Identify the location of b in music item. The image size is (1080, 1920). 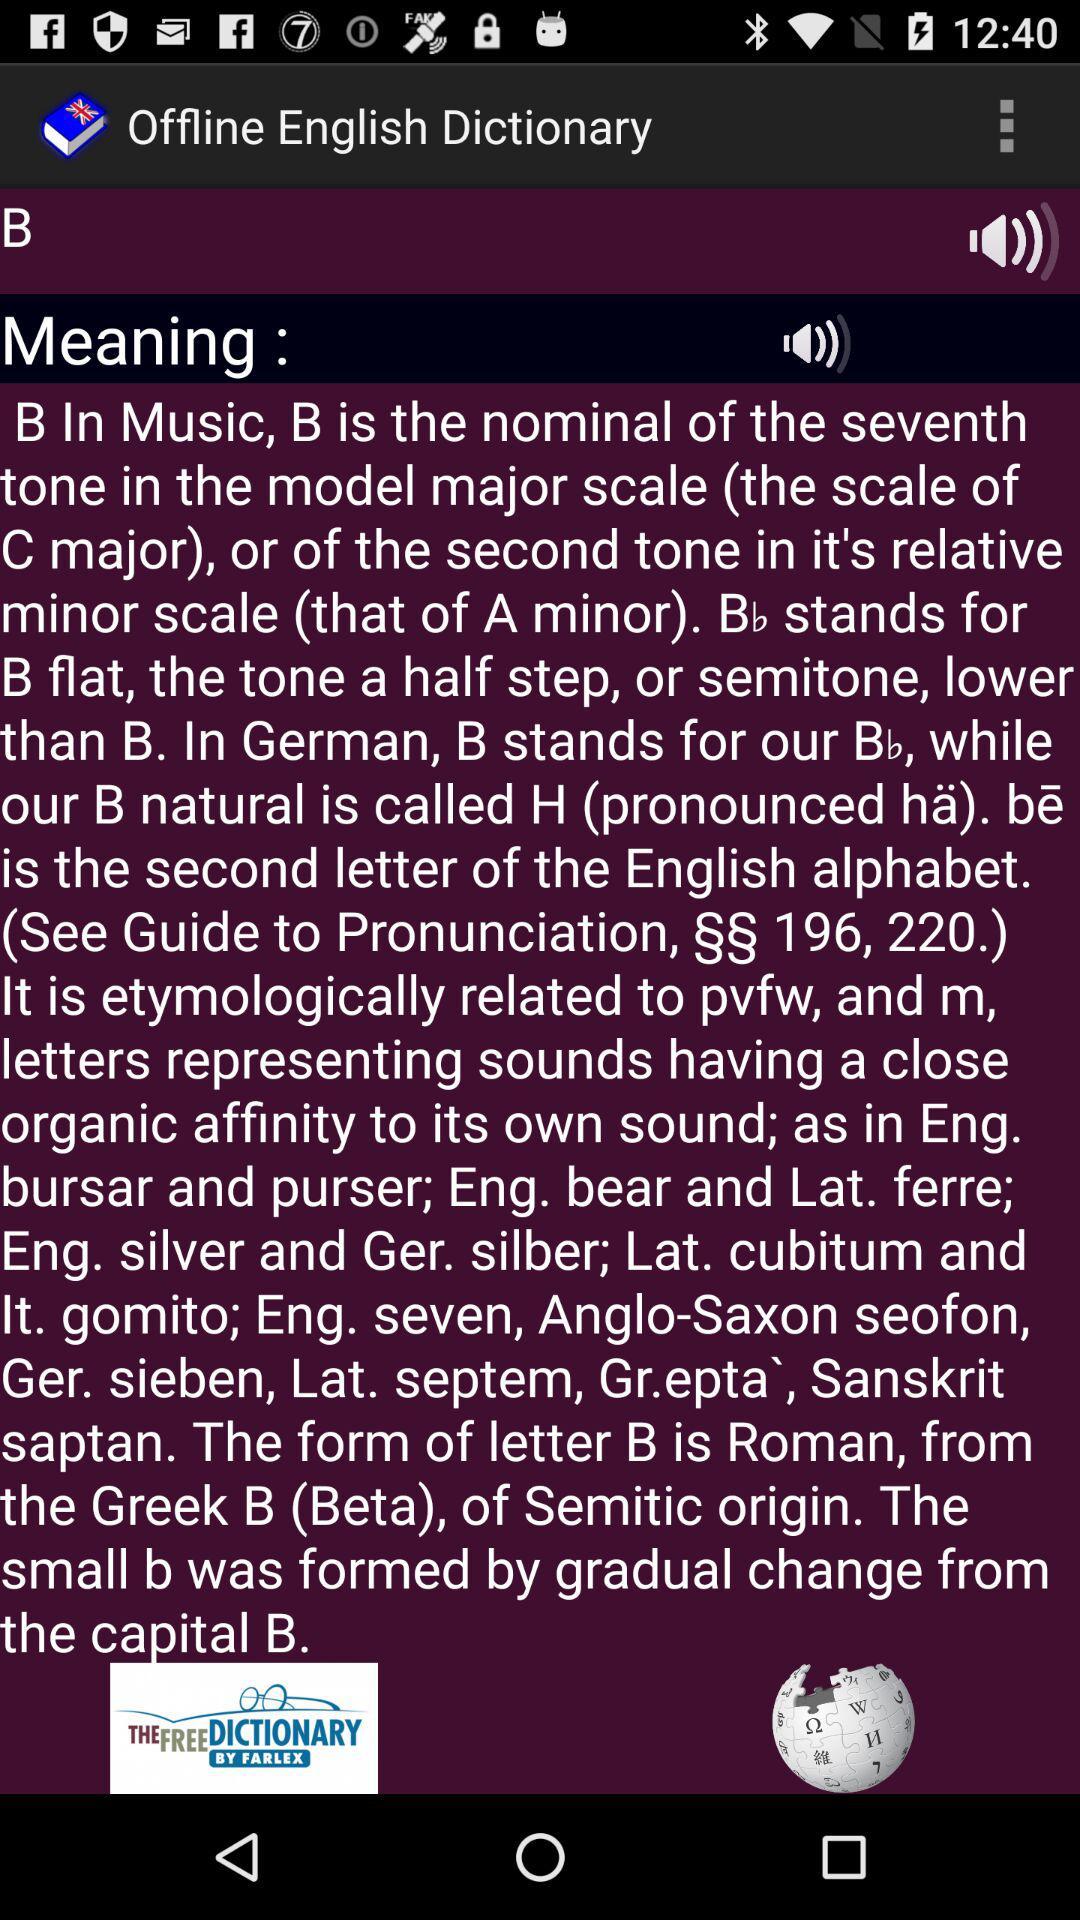
(540, 1022).